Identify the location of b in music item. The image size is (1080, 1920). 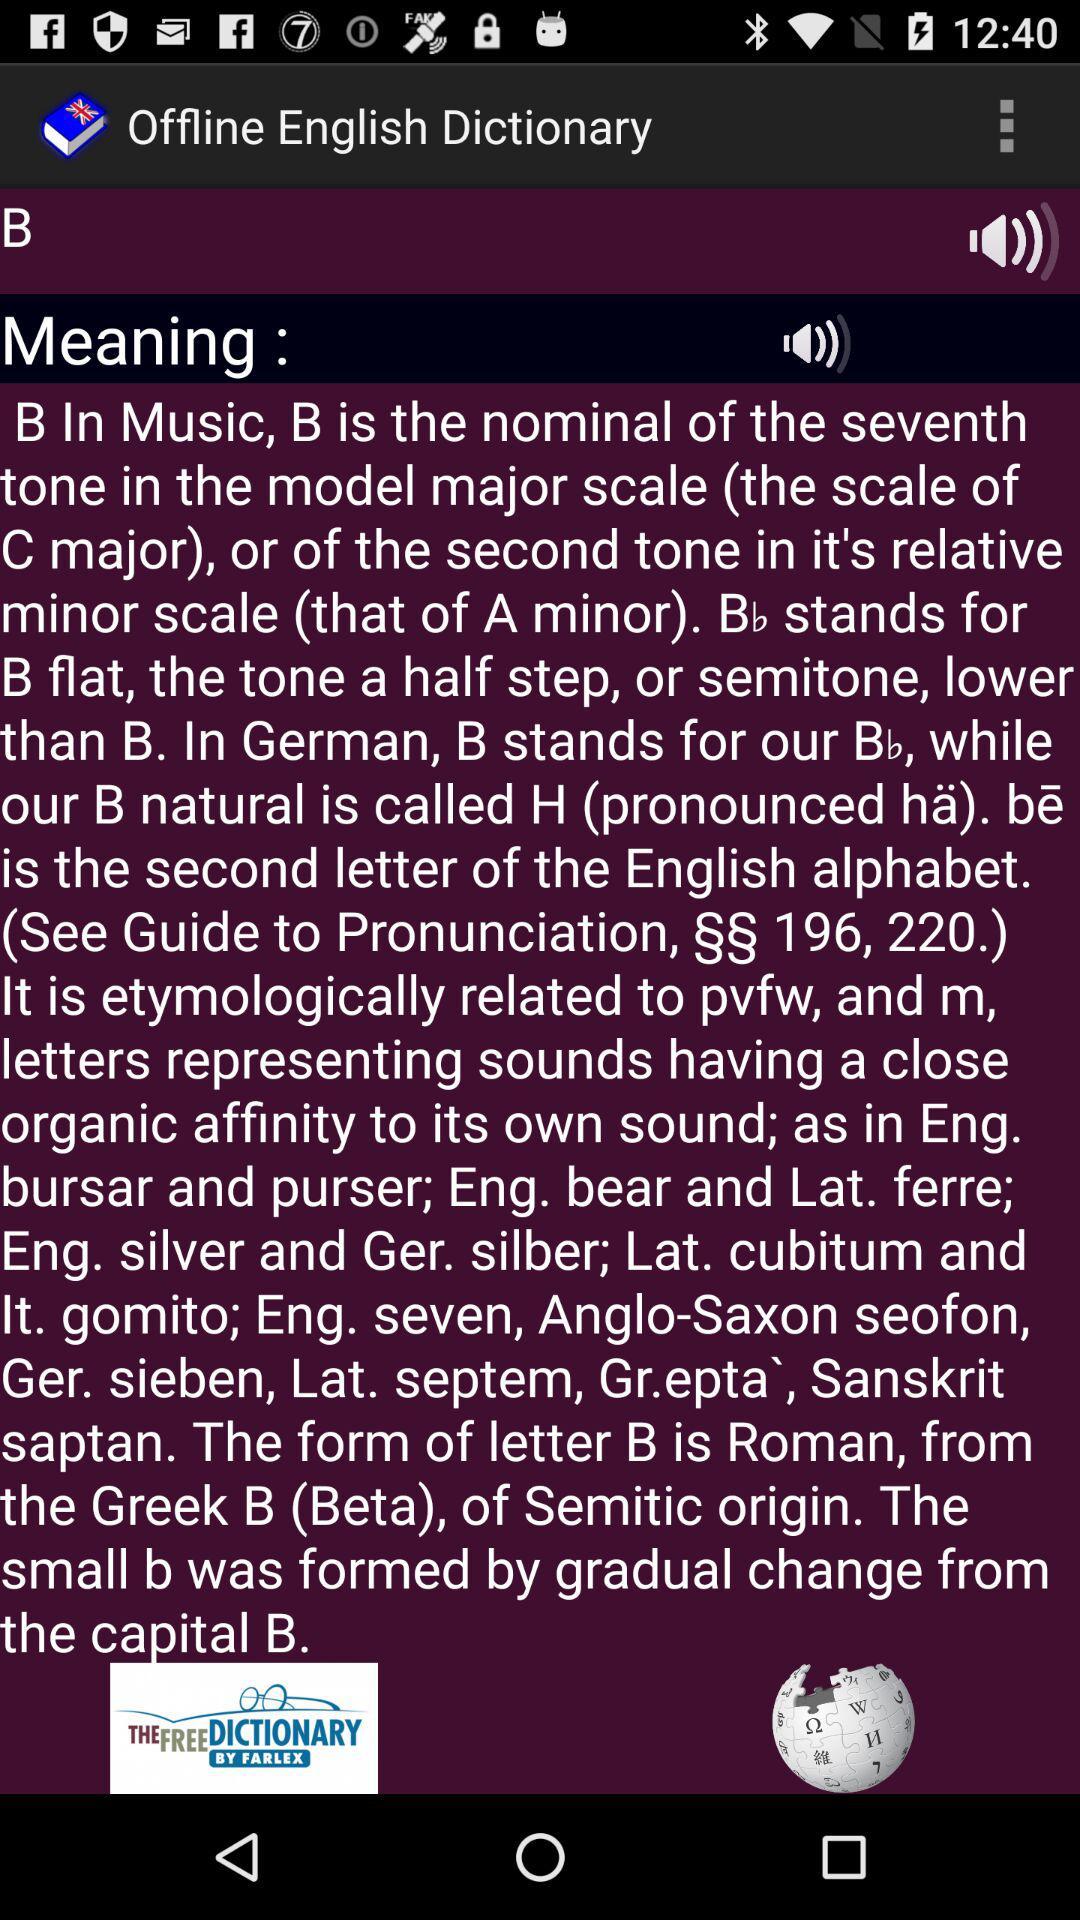
(540, 1022).